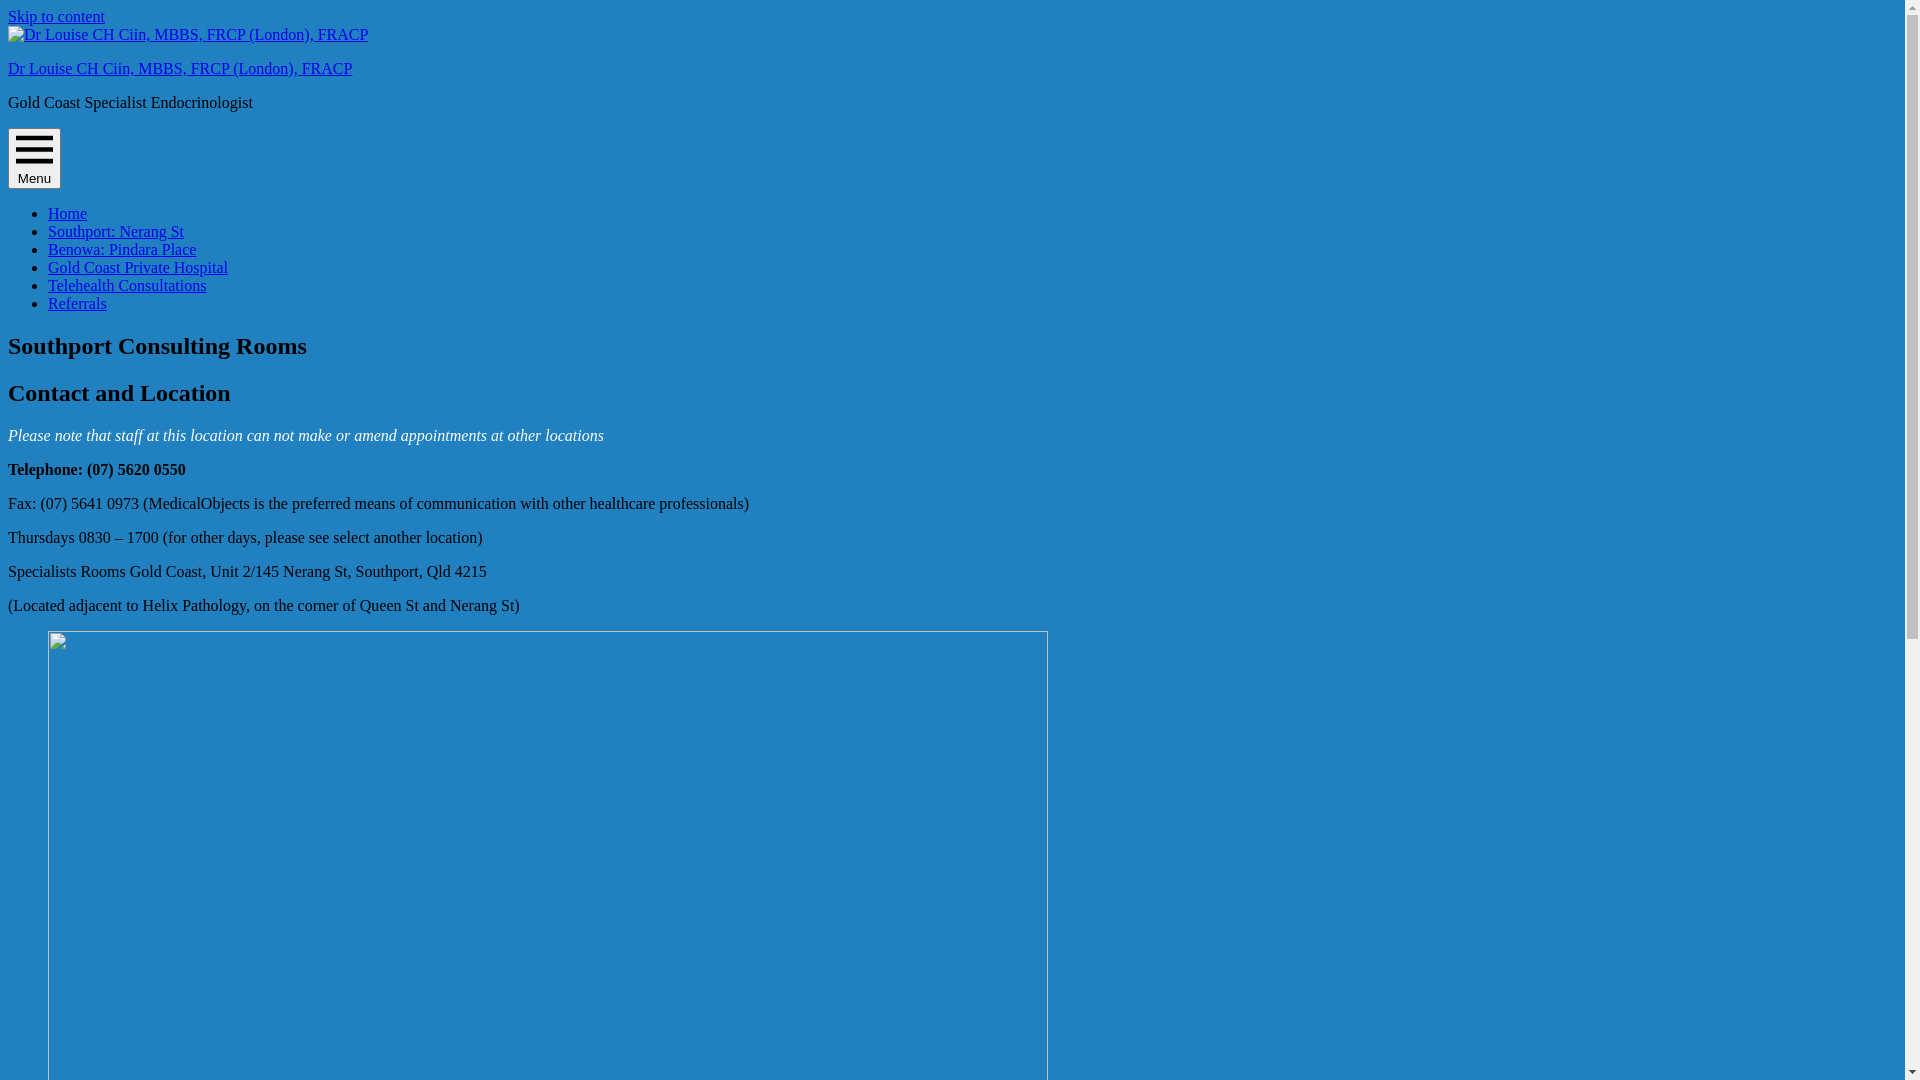  Describe the element at coordinates (48, 266) in the screenshot. I see `'Gold Coast Private Hospital'` at that location.